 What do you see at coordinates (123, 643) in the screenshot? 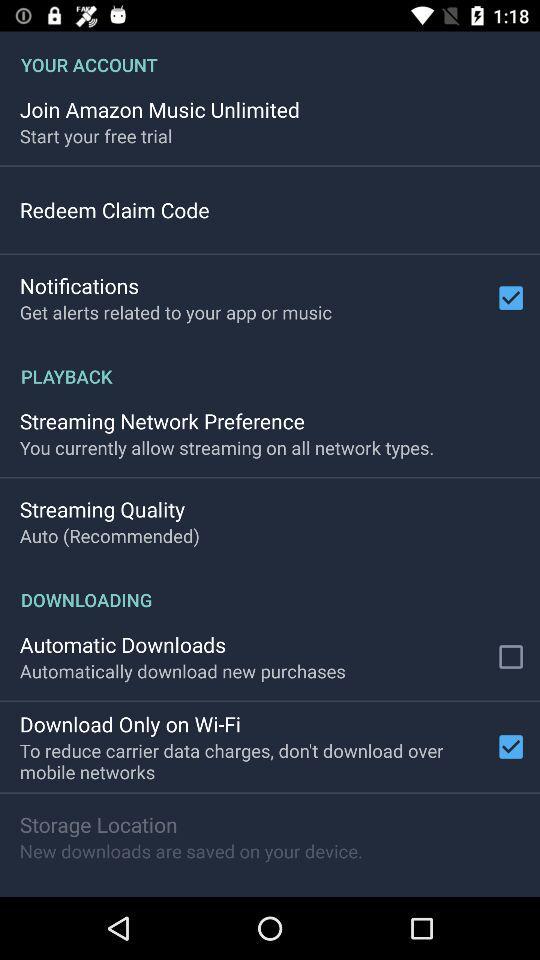
I see `the automatic downloads icon` at bounding box center [123, 643].